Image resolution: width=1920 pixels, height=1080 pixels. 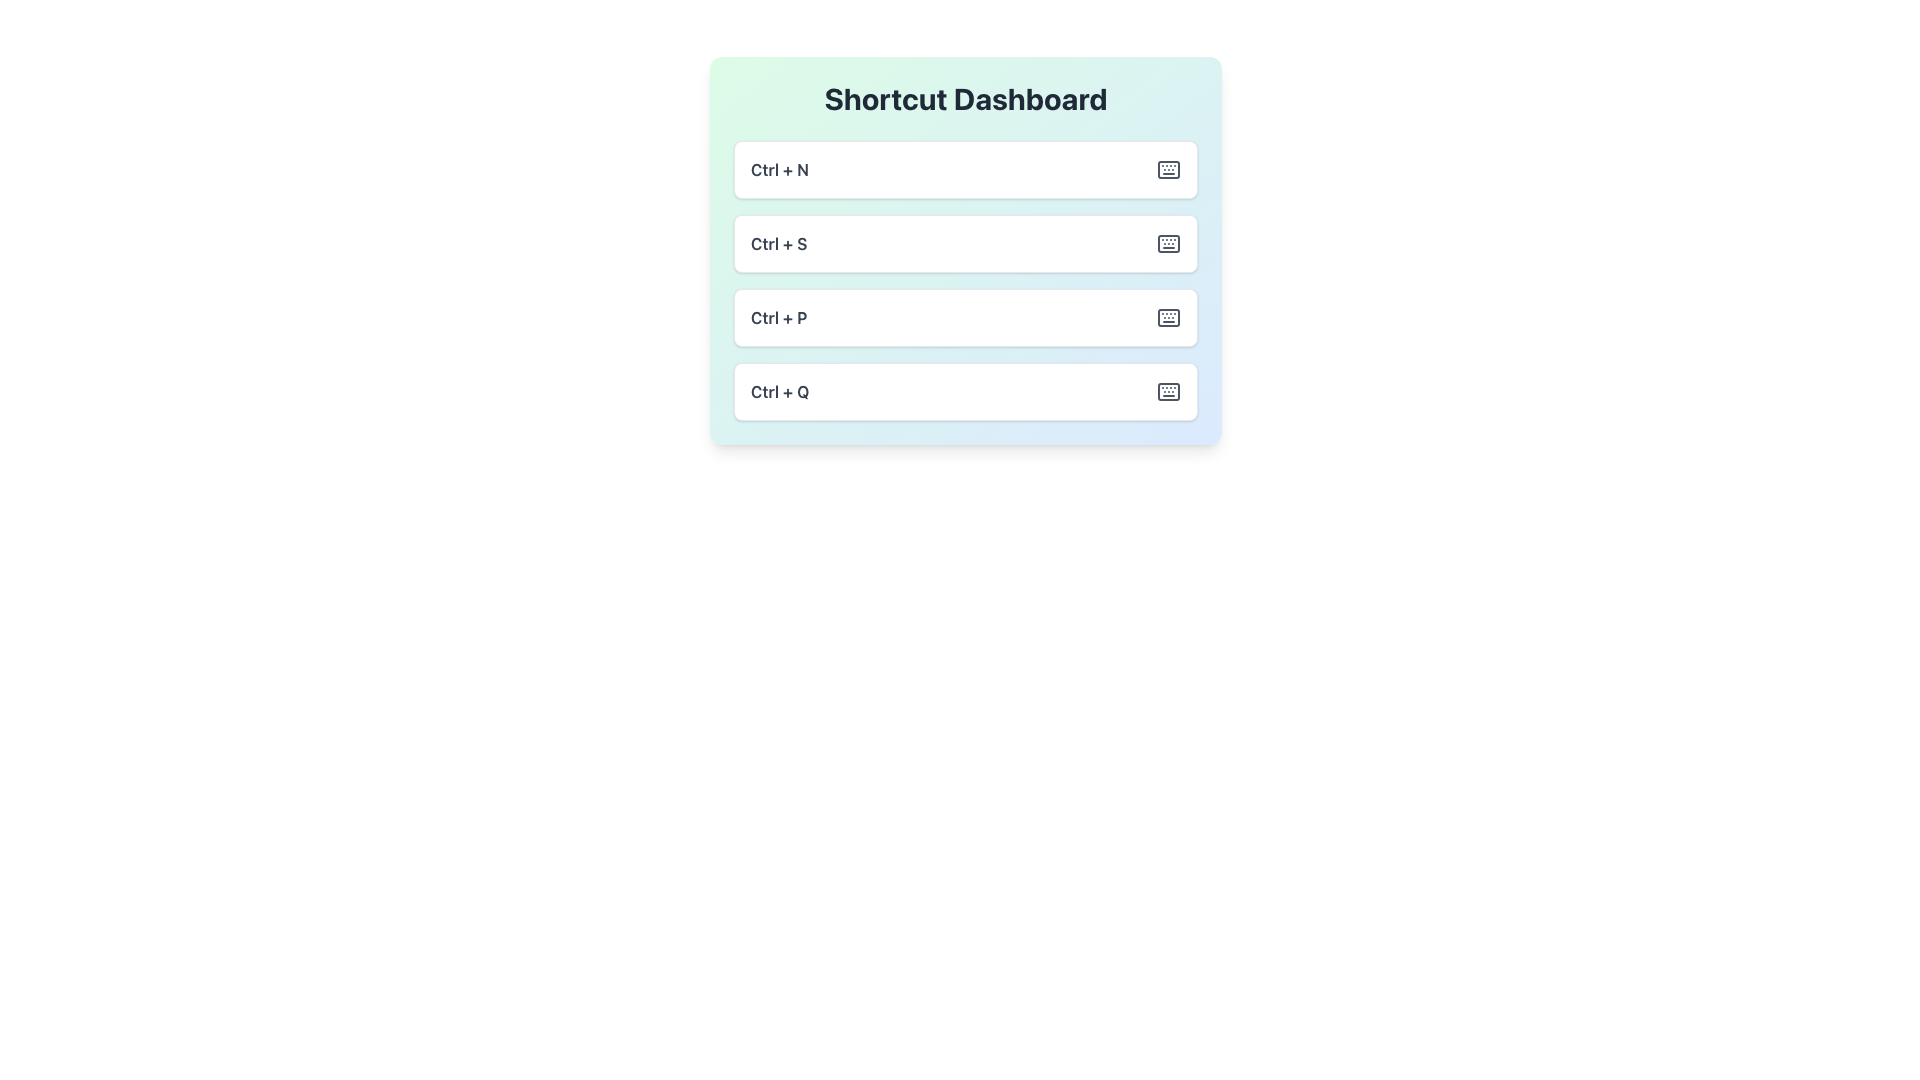 I want to click on the text element labeled 'Ctrl + N', which is styled in bold dark gray and is the first entry in a list of shortcut keys within a card-like structure, so click(x=778, y=168).